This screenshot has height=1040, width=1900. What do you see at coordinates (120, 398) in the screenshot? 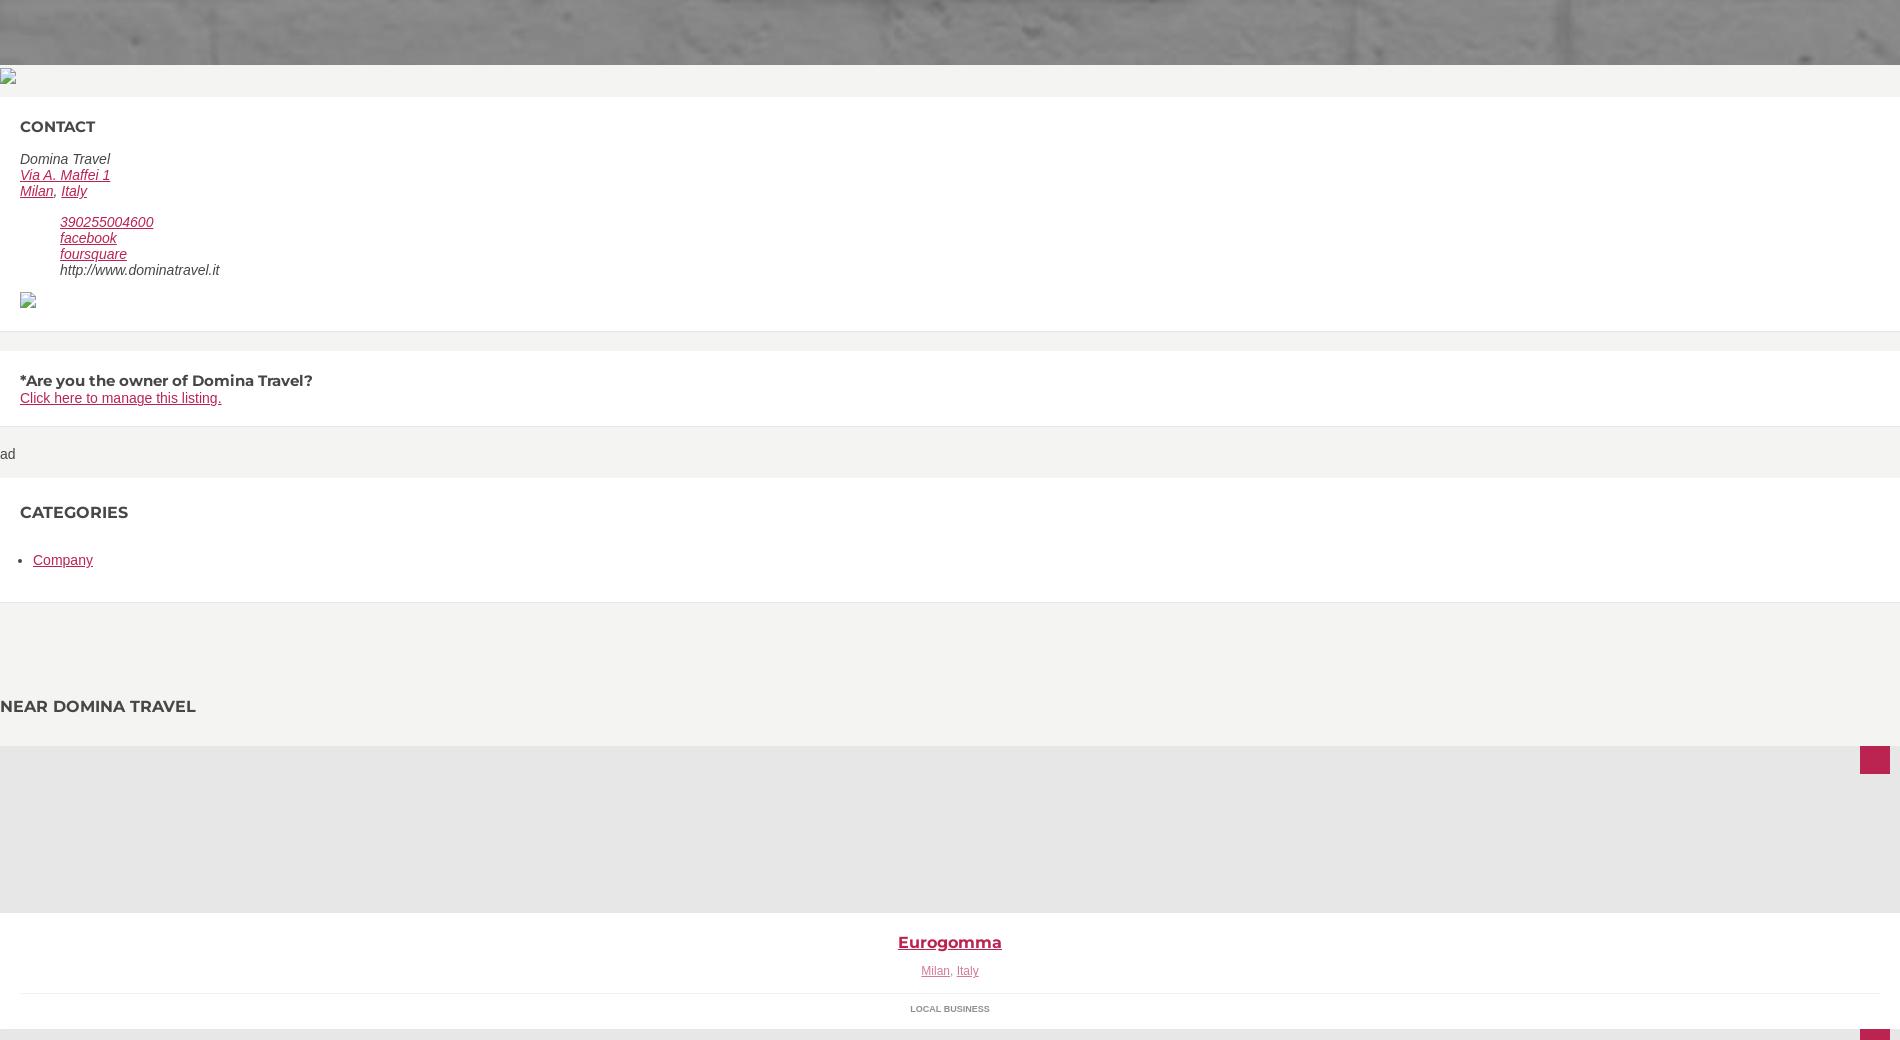
I see `'Click here to manage this listing.'` at bounding box center [120, 398].